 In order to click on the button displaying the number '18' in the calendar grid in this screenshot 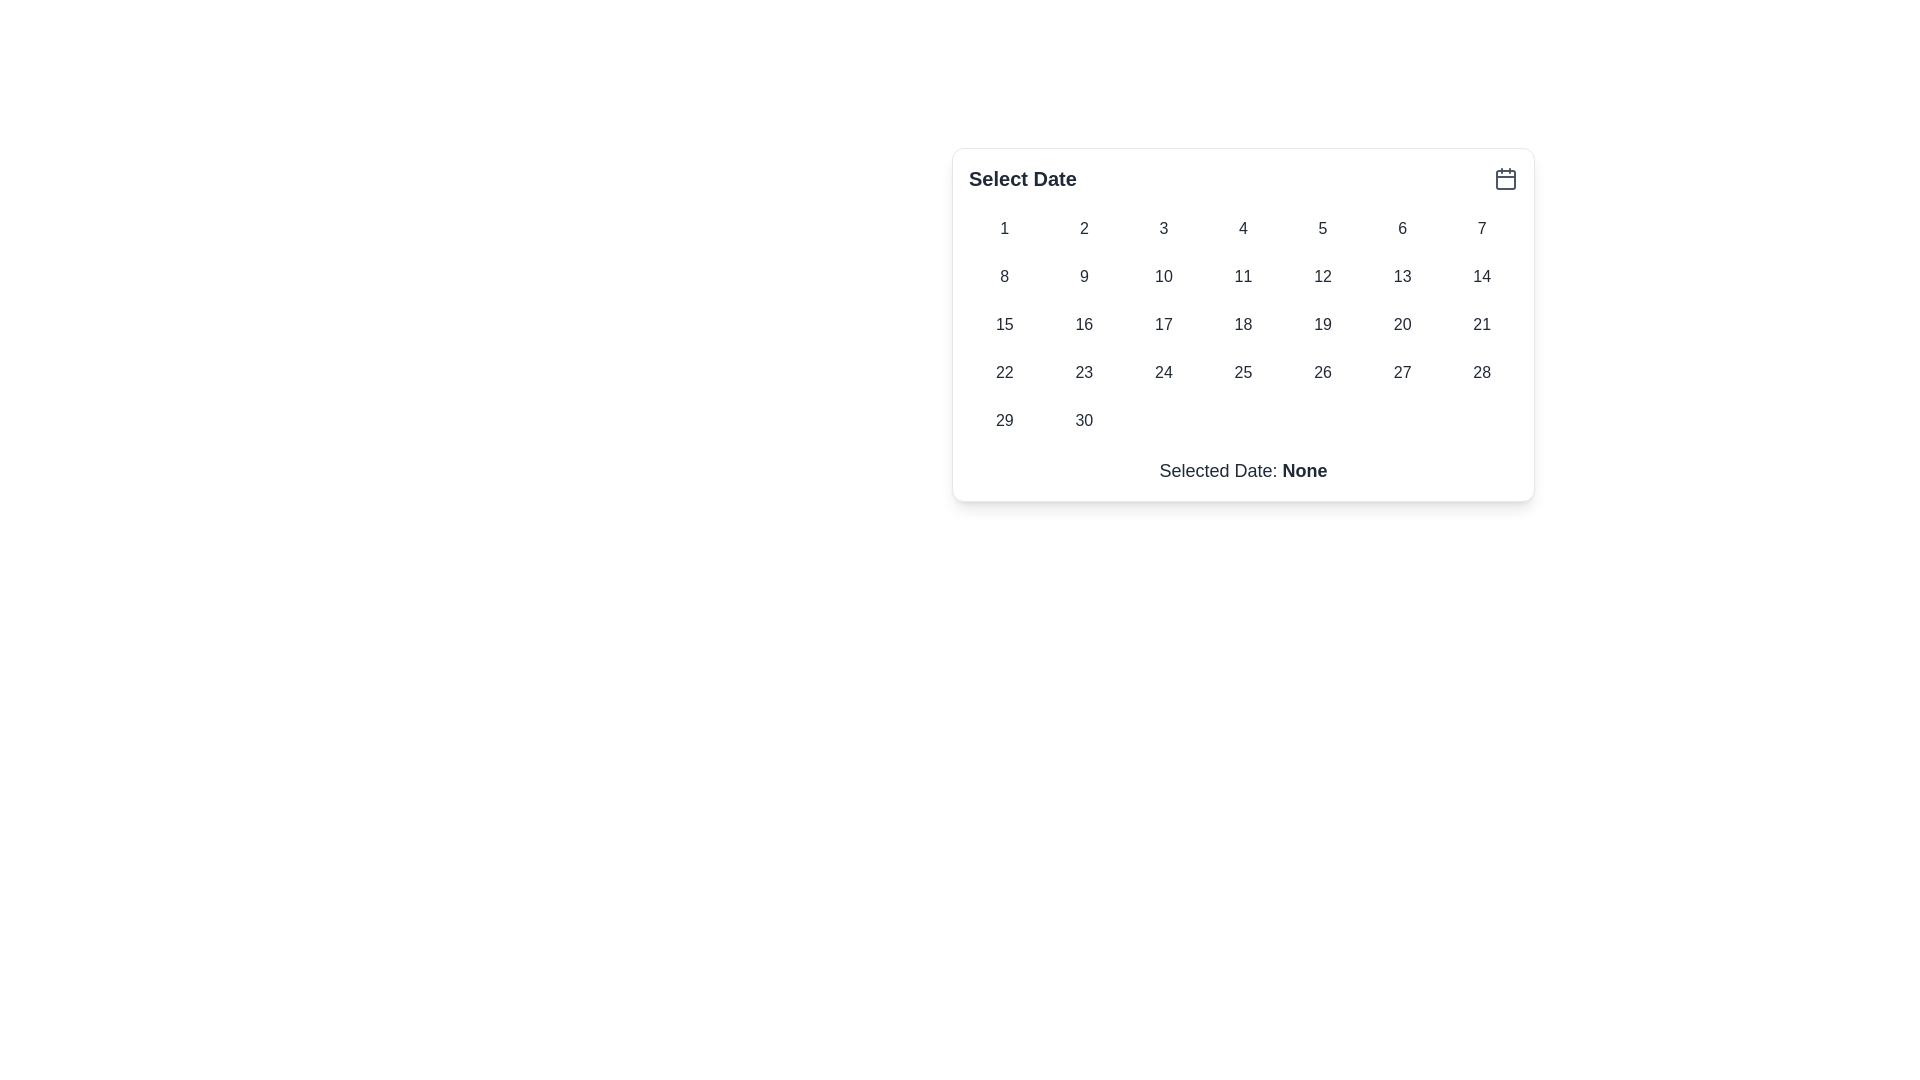, I will do `click(1242, 323)`.